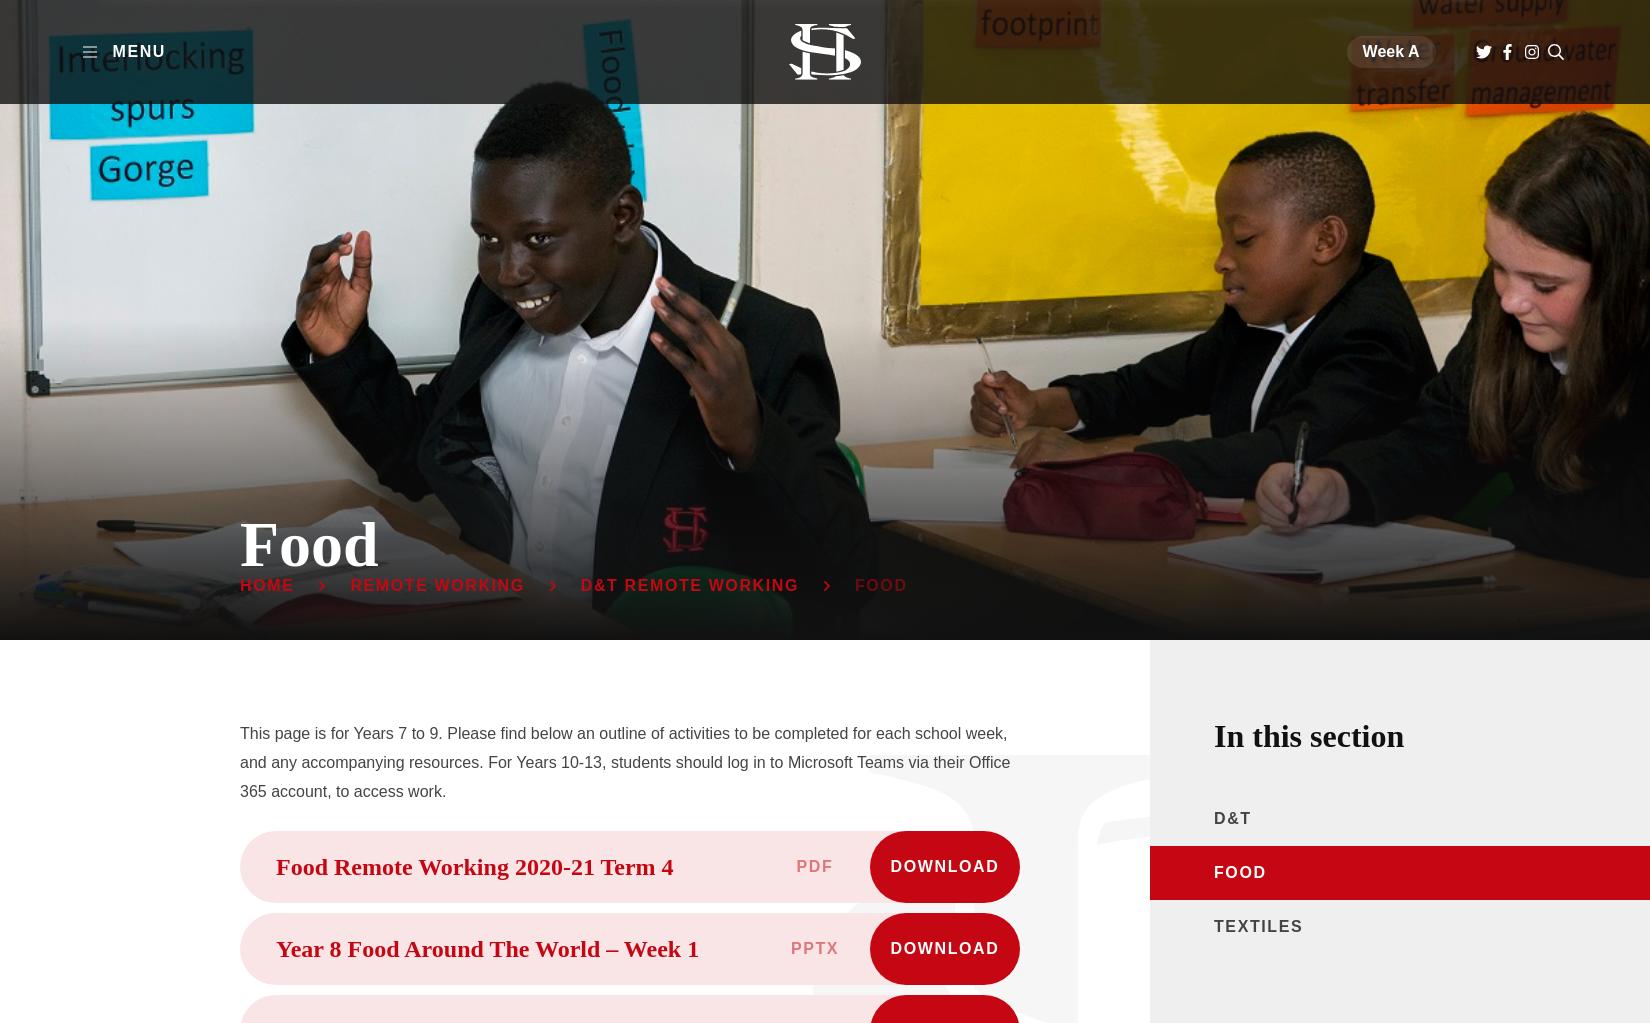 The height and width of the screenshot is (1023, 1650). I want to click on 'pdf', so click(794, 866).